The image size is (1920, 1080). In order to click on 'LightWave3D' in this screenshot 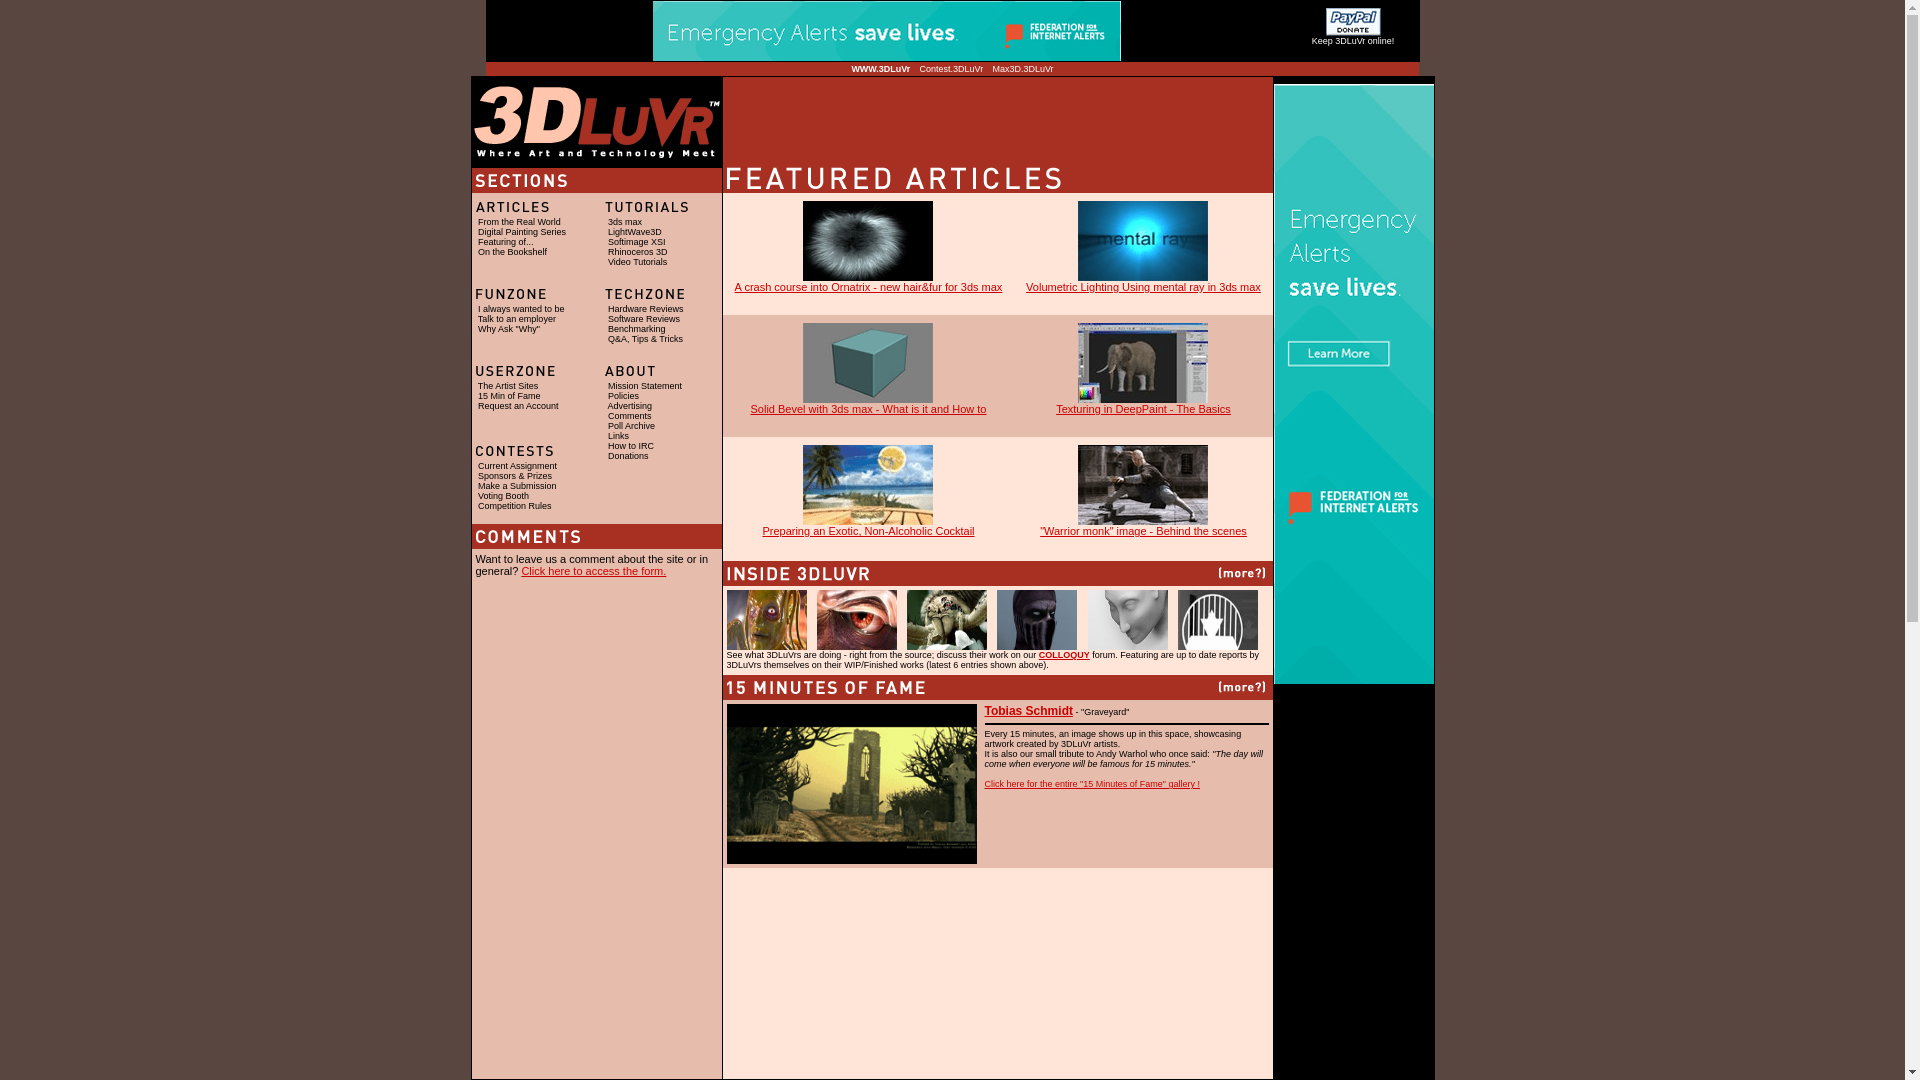, I will do `click(633, 230)`.